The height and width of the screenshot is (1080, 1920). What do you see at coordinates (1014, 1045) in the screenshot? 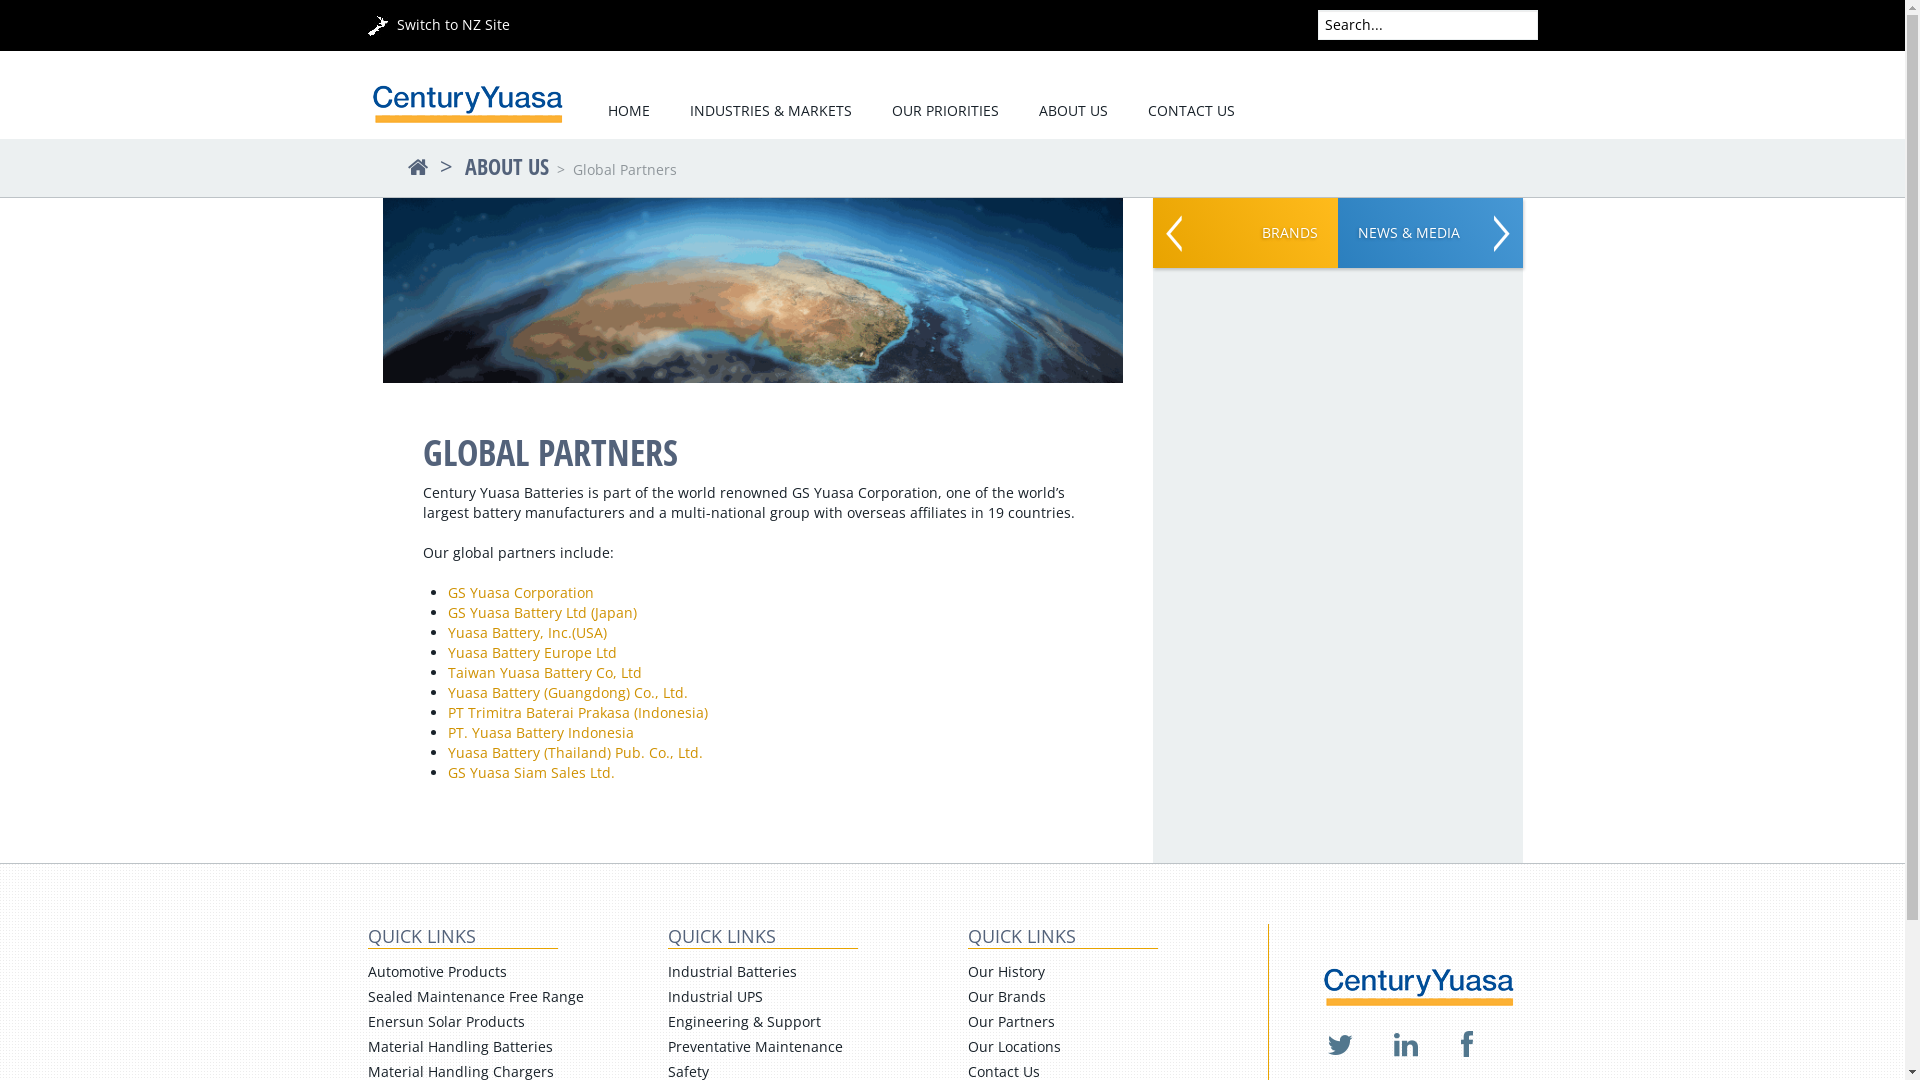
I see `'Our Locations'` at bounding box center [1014, 1045].